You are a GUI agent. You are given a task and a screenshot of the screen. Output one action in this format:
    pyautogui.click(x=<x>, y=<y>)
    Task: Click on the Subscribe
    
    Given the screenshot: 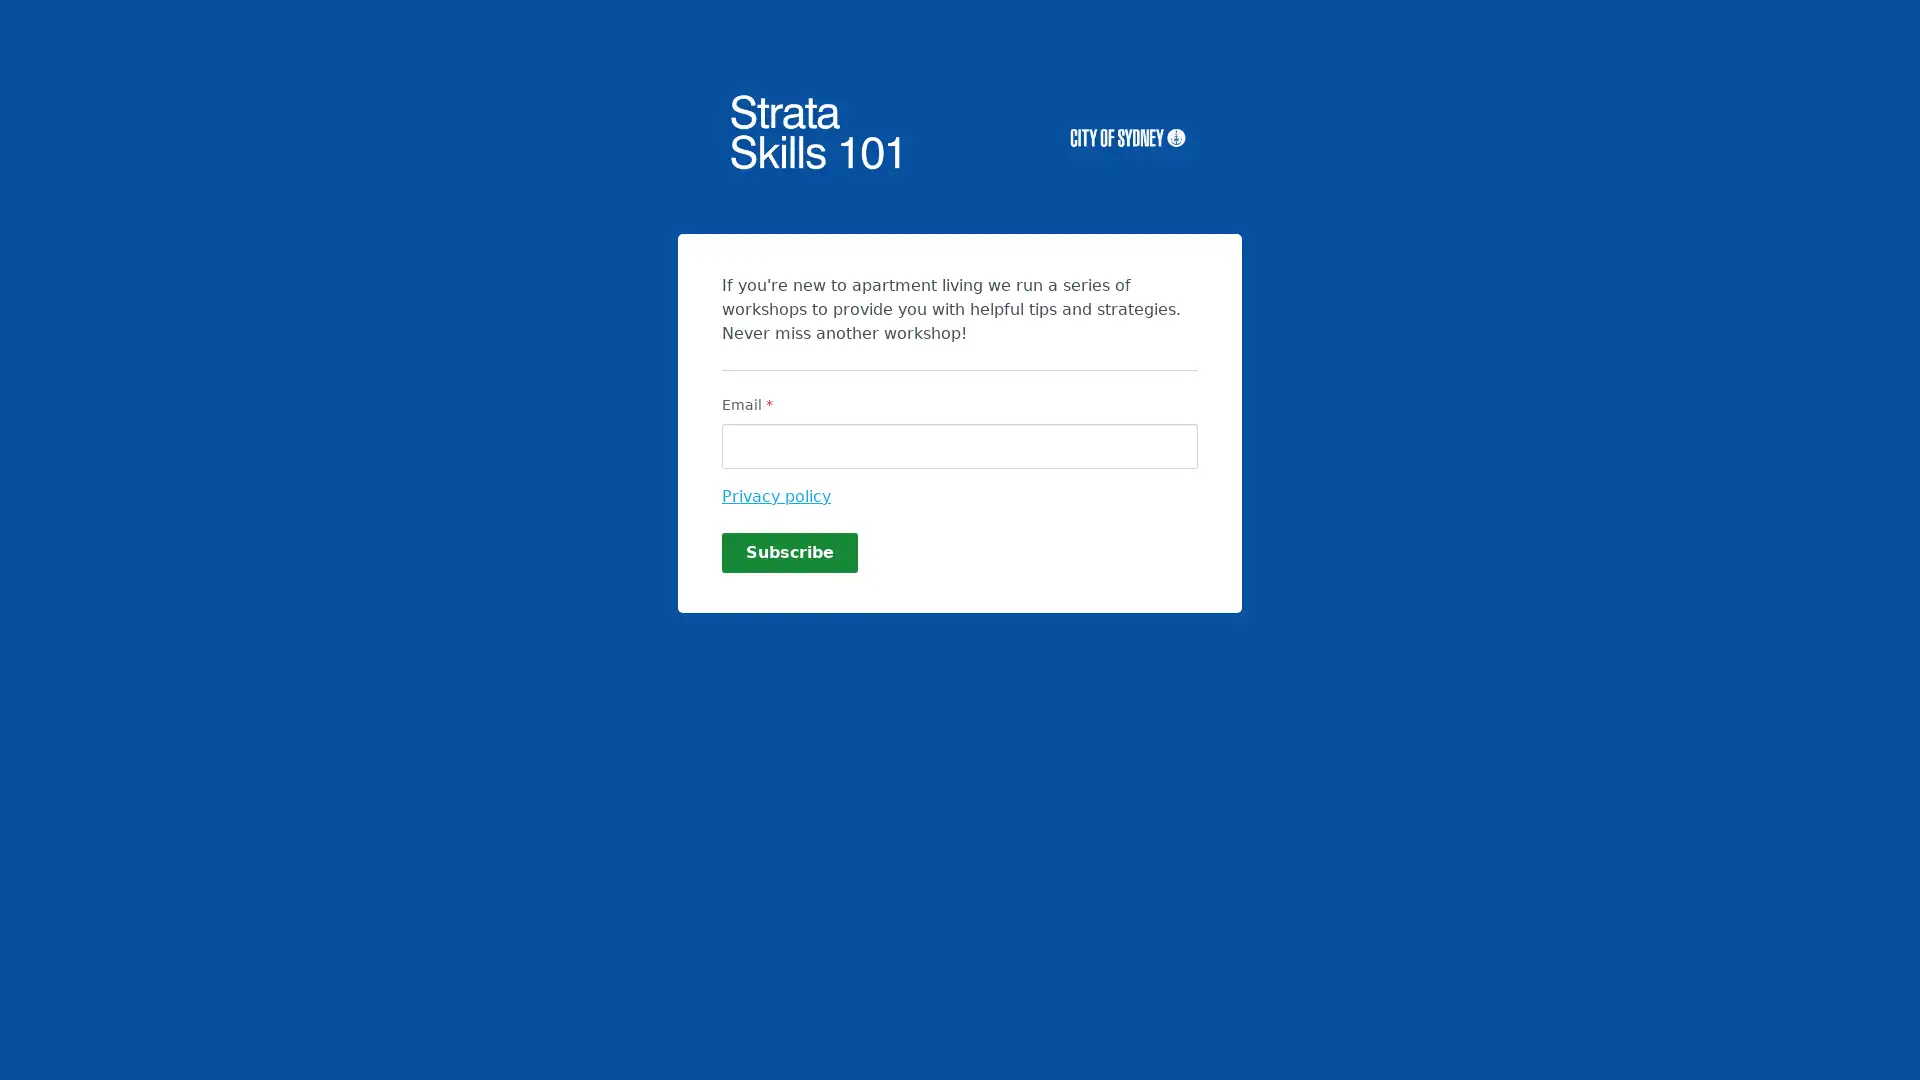 What is the action you would take?
    pyautogui.click(x=789, y=552)
    